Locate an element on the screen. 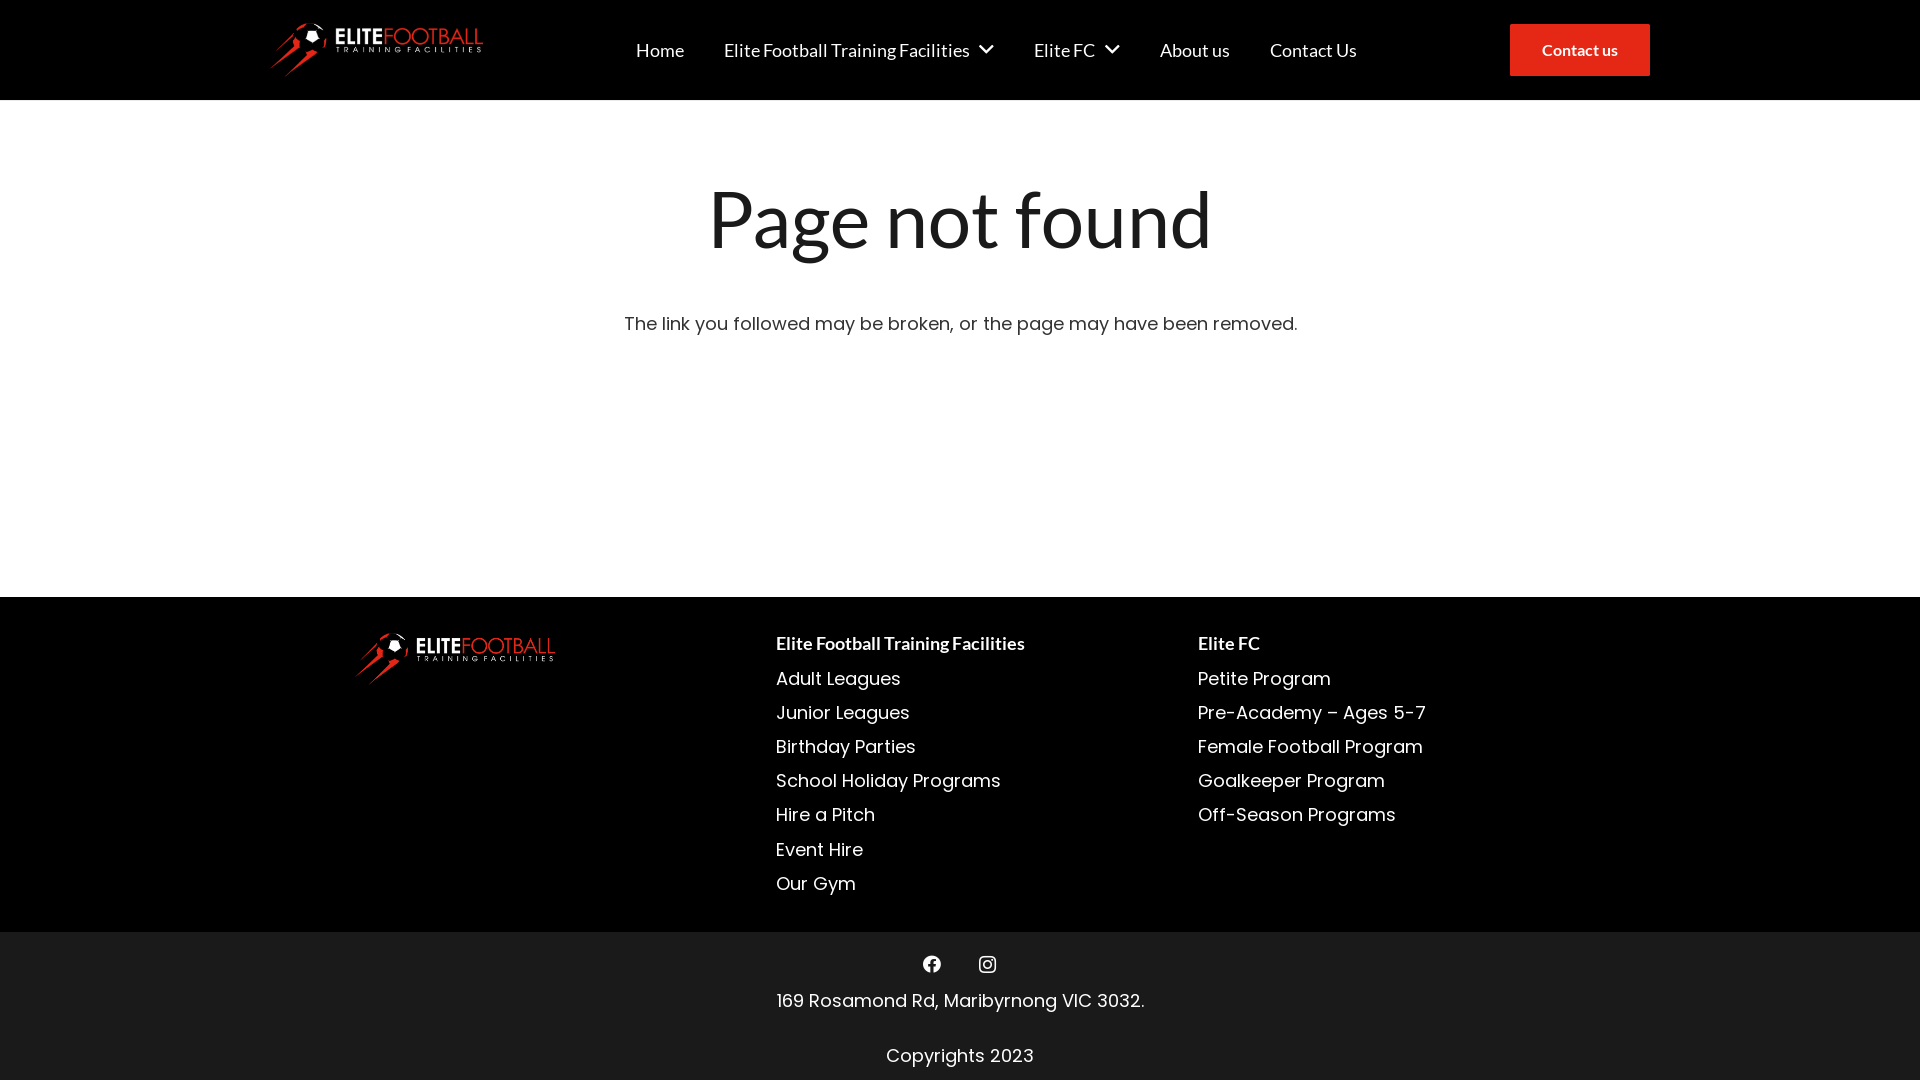 Image resolution: width=1920 pixels, height=1080 pixels. 'Instagram' is located at coordinates (987, 963).